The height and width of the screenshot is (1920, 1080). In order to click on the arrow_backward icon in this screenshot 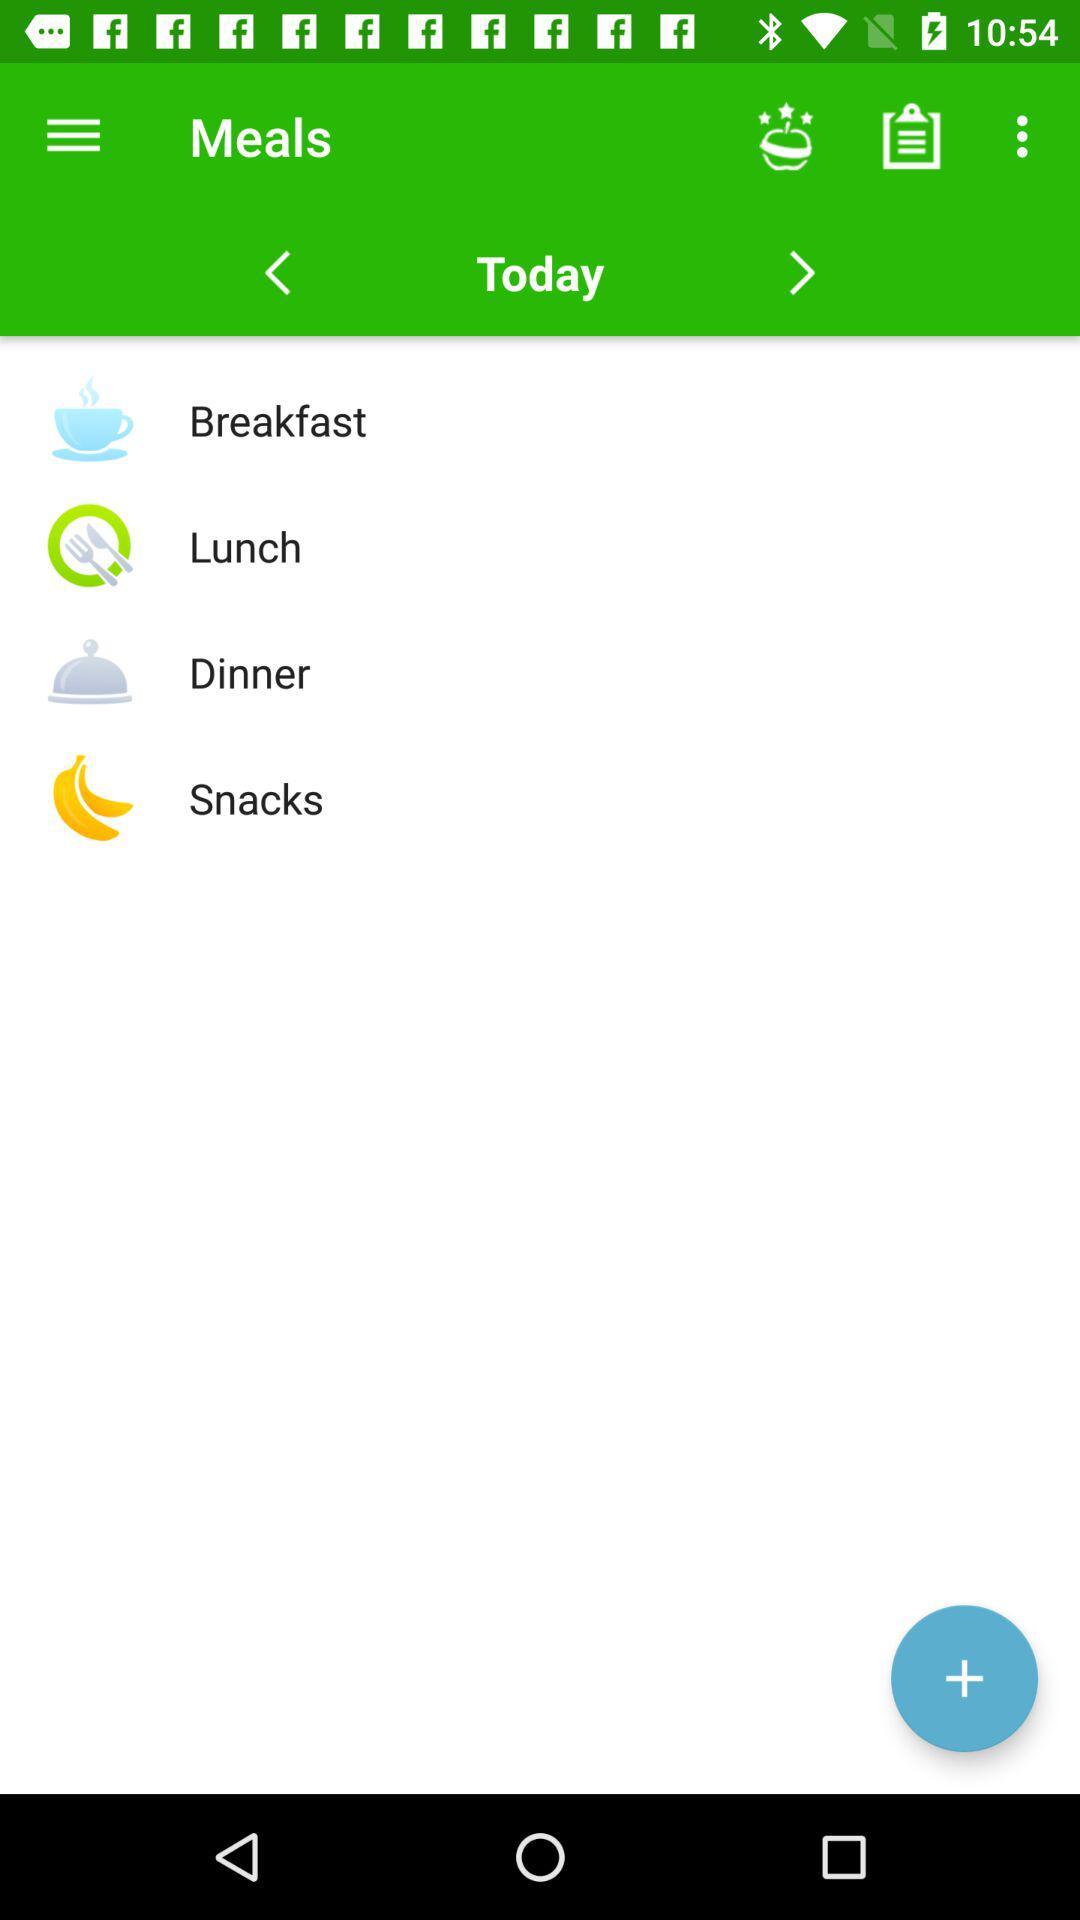, I will do `click(277, 272)`.